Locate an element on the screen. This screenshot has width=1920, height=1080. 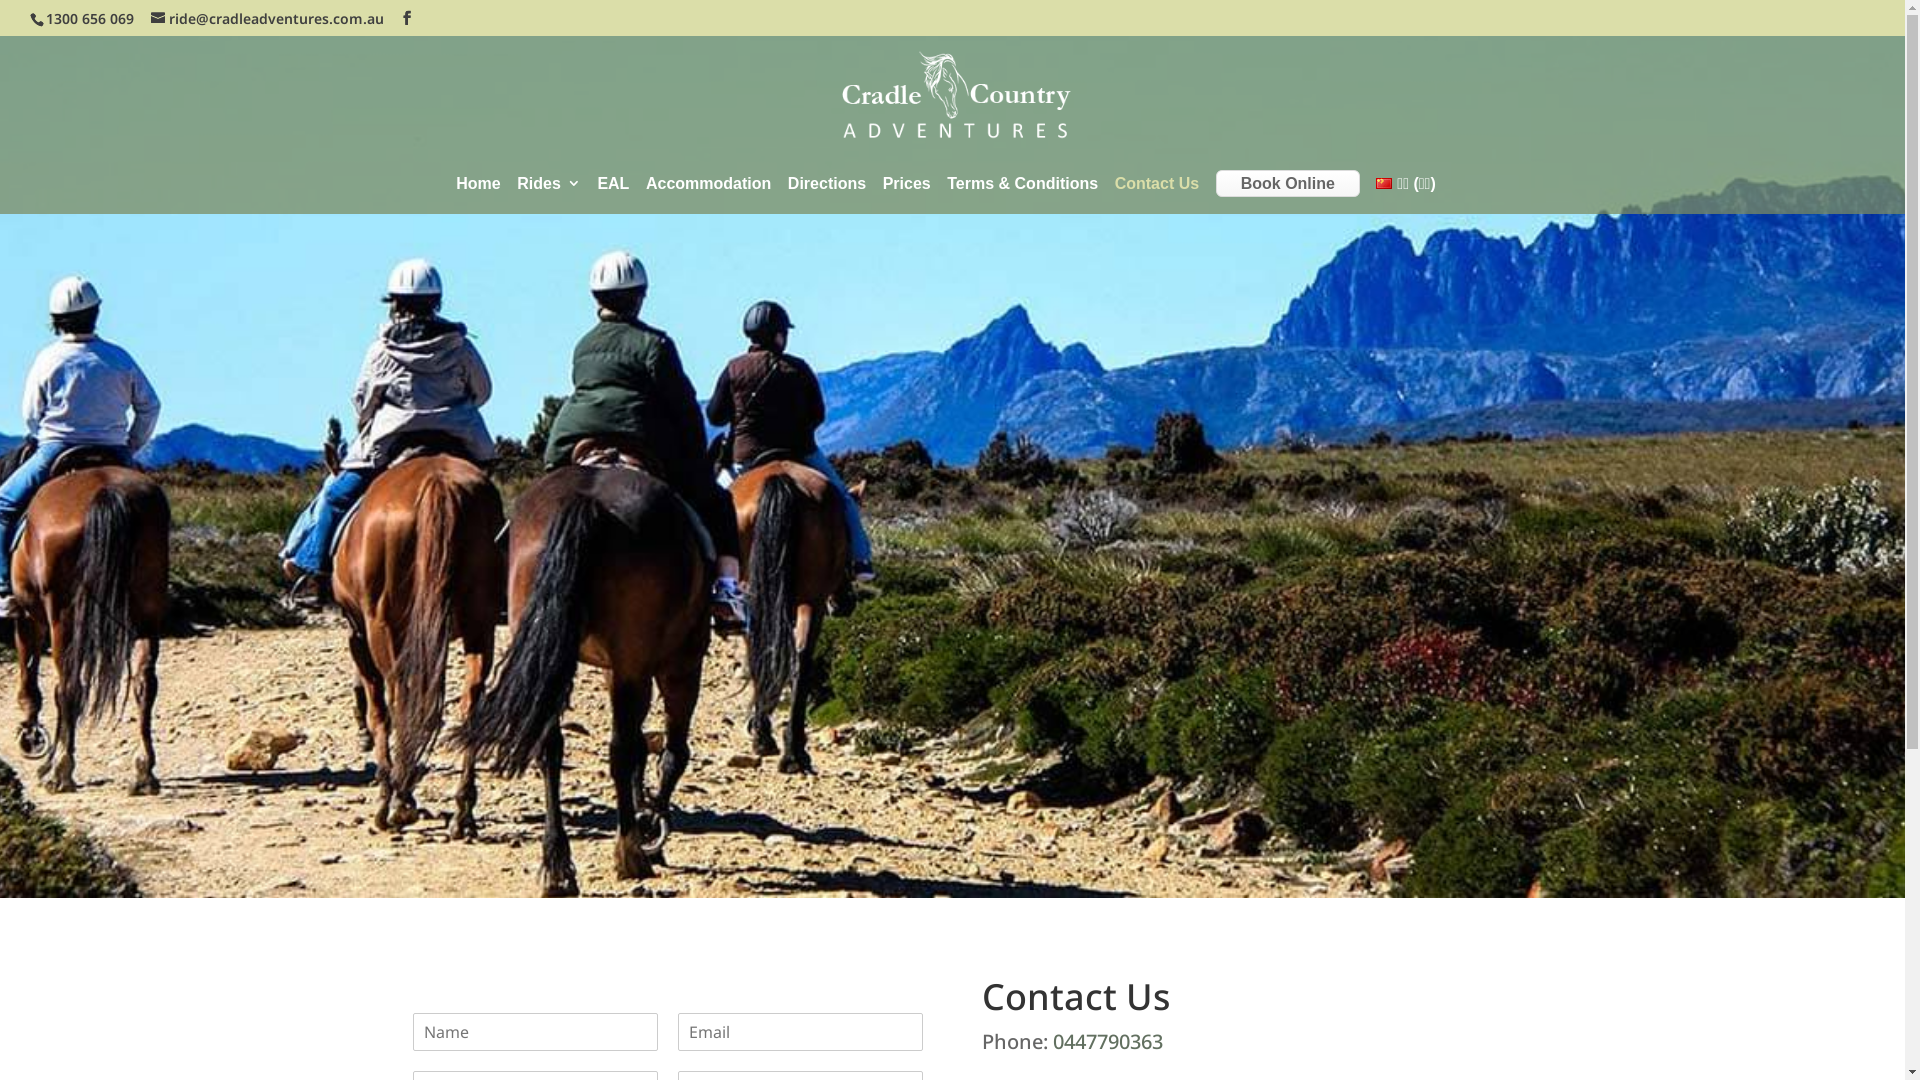
'Accommodation' is located at coordinates (708, 195).